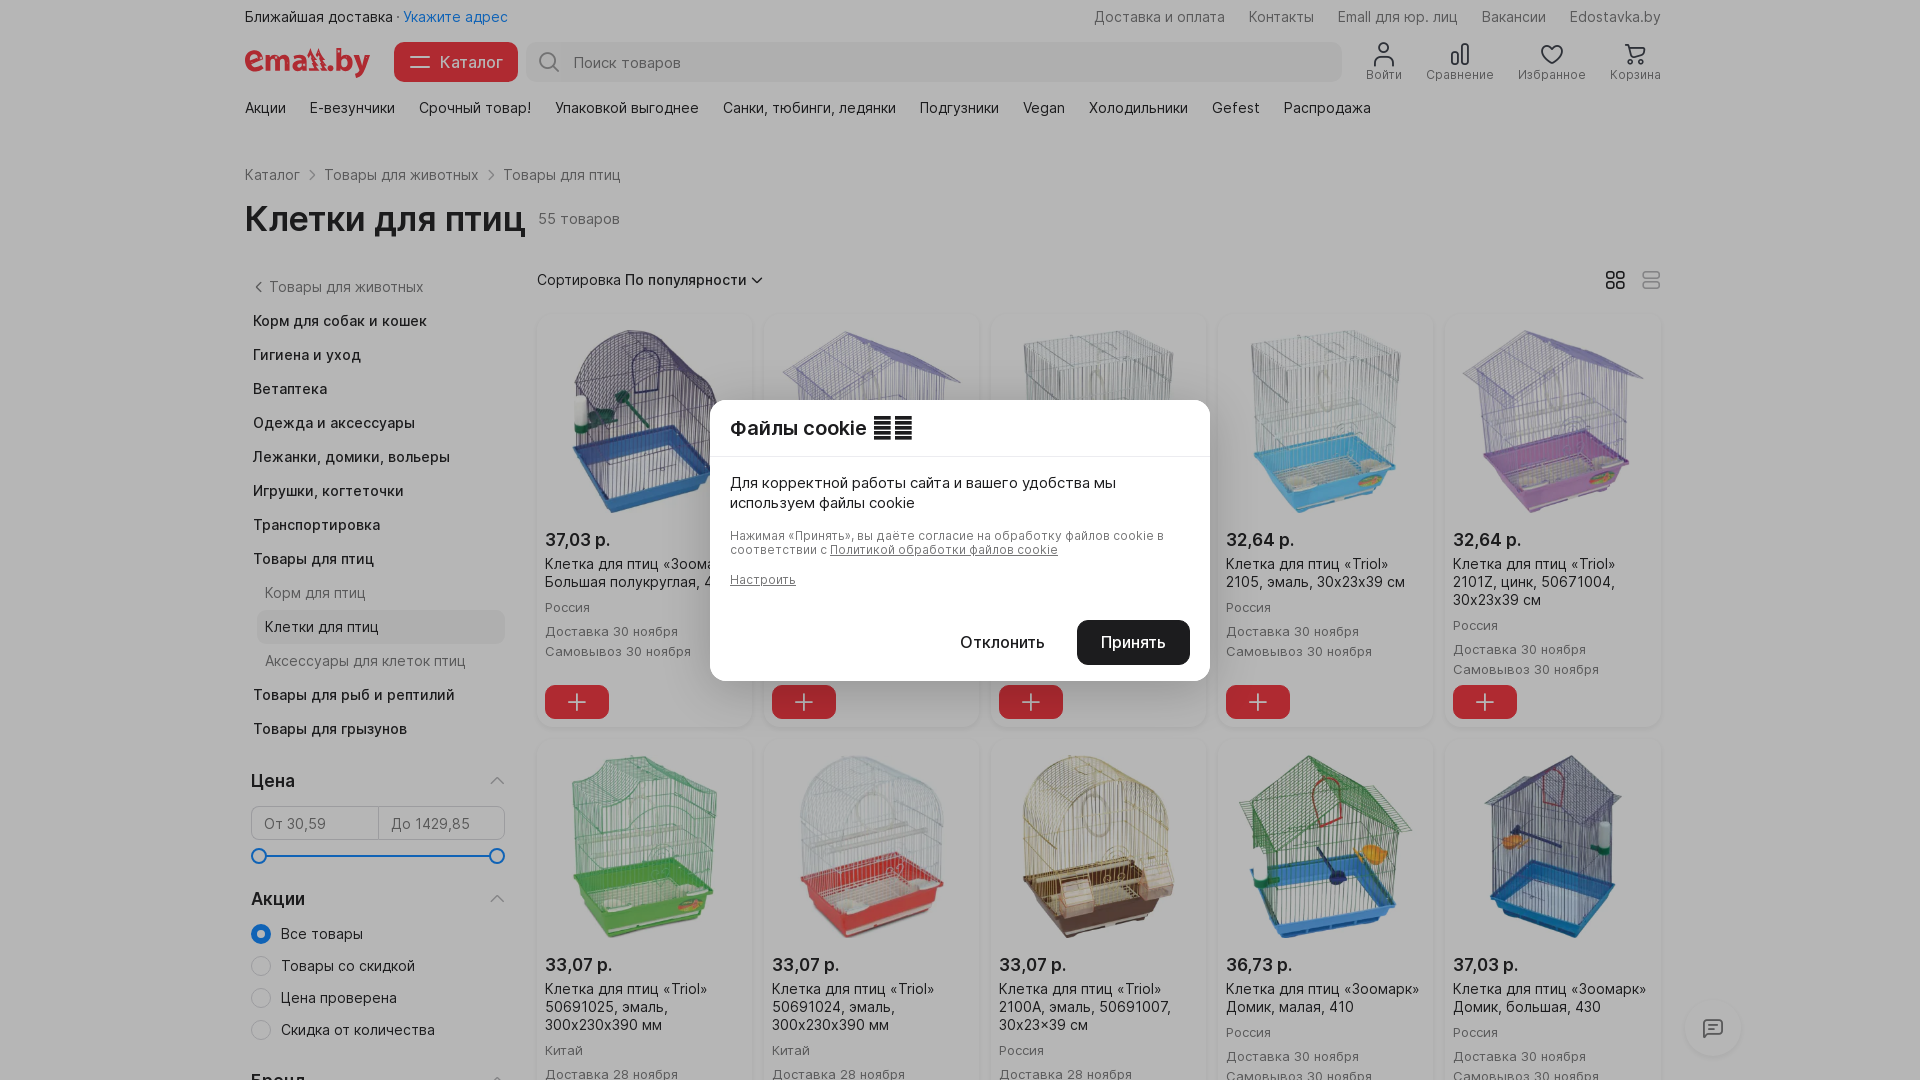  Describe the element at coordinates (1210, 108) in the screenshot. I see `'Gefest'` at that location.